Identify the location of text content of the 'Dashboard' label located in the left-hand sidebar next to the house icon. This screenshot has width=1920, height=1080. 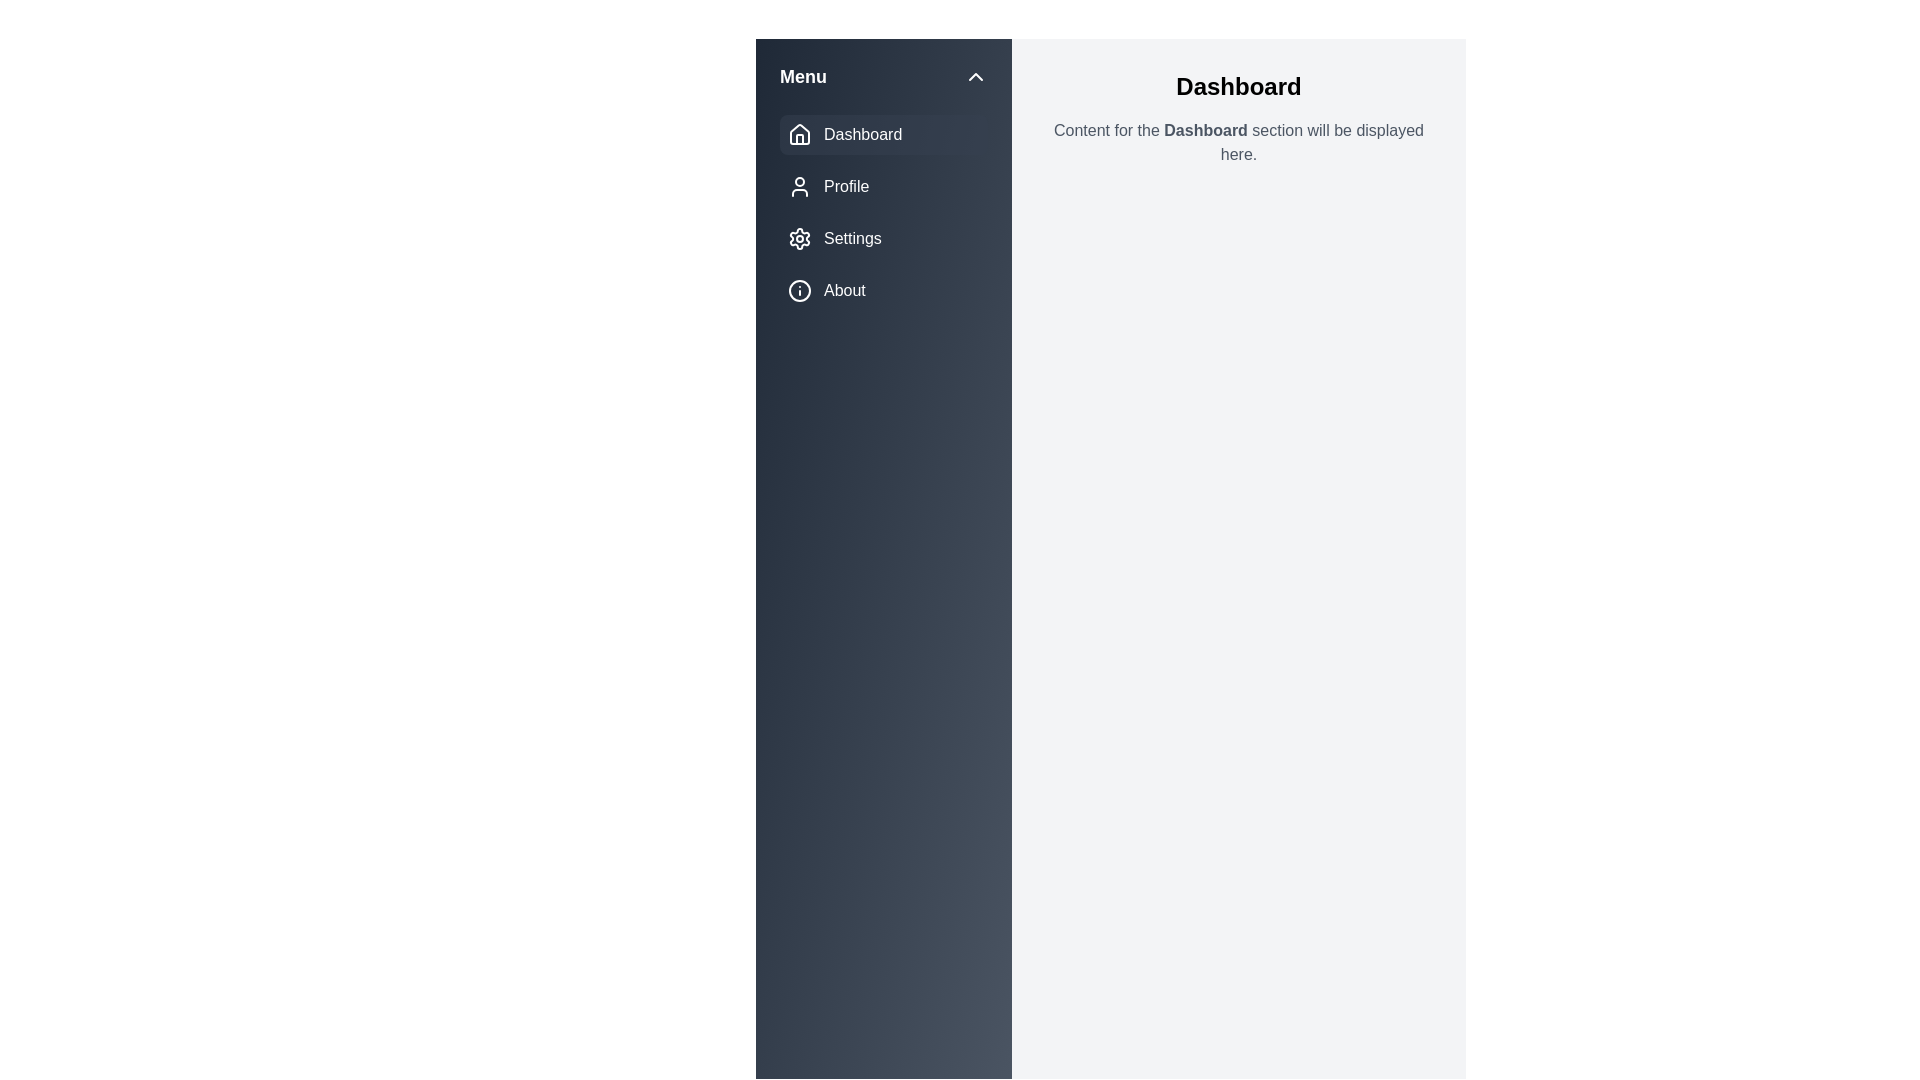
(863, 135).